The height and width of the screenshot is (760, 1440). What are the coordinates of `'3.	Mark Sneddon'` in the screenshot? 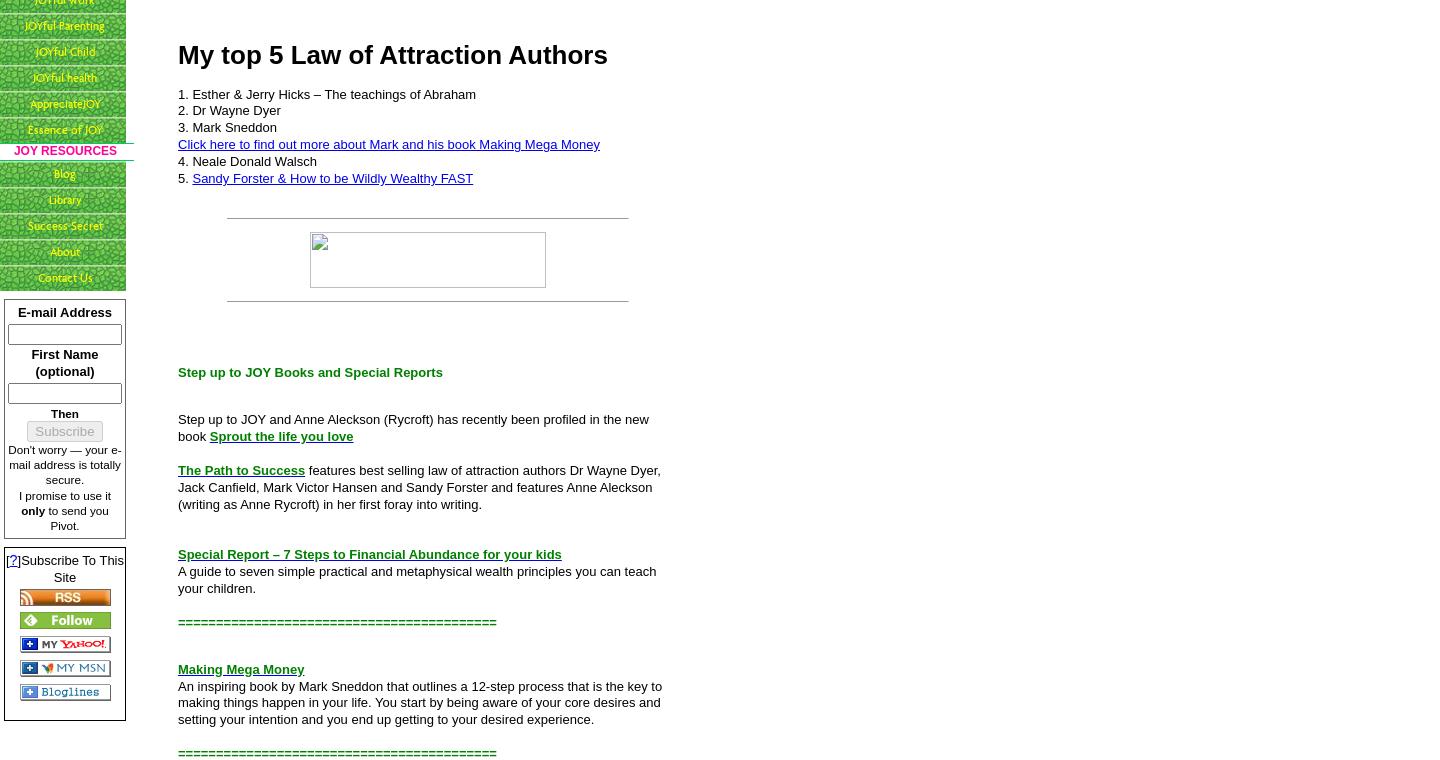 It's located at (227, 127).